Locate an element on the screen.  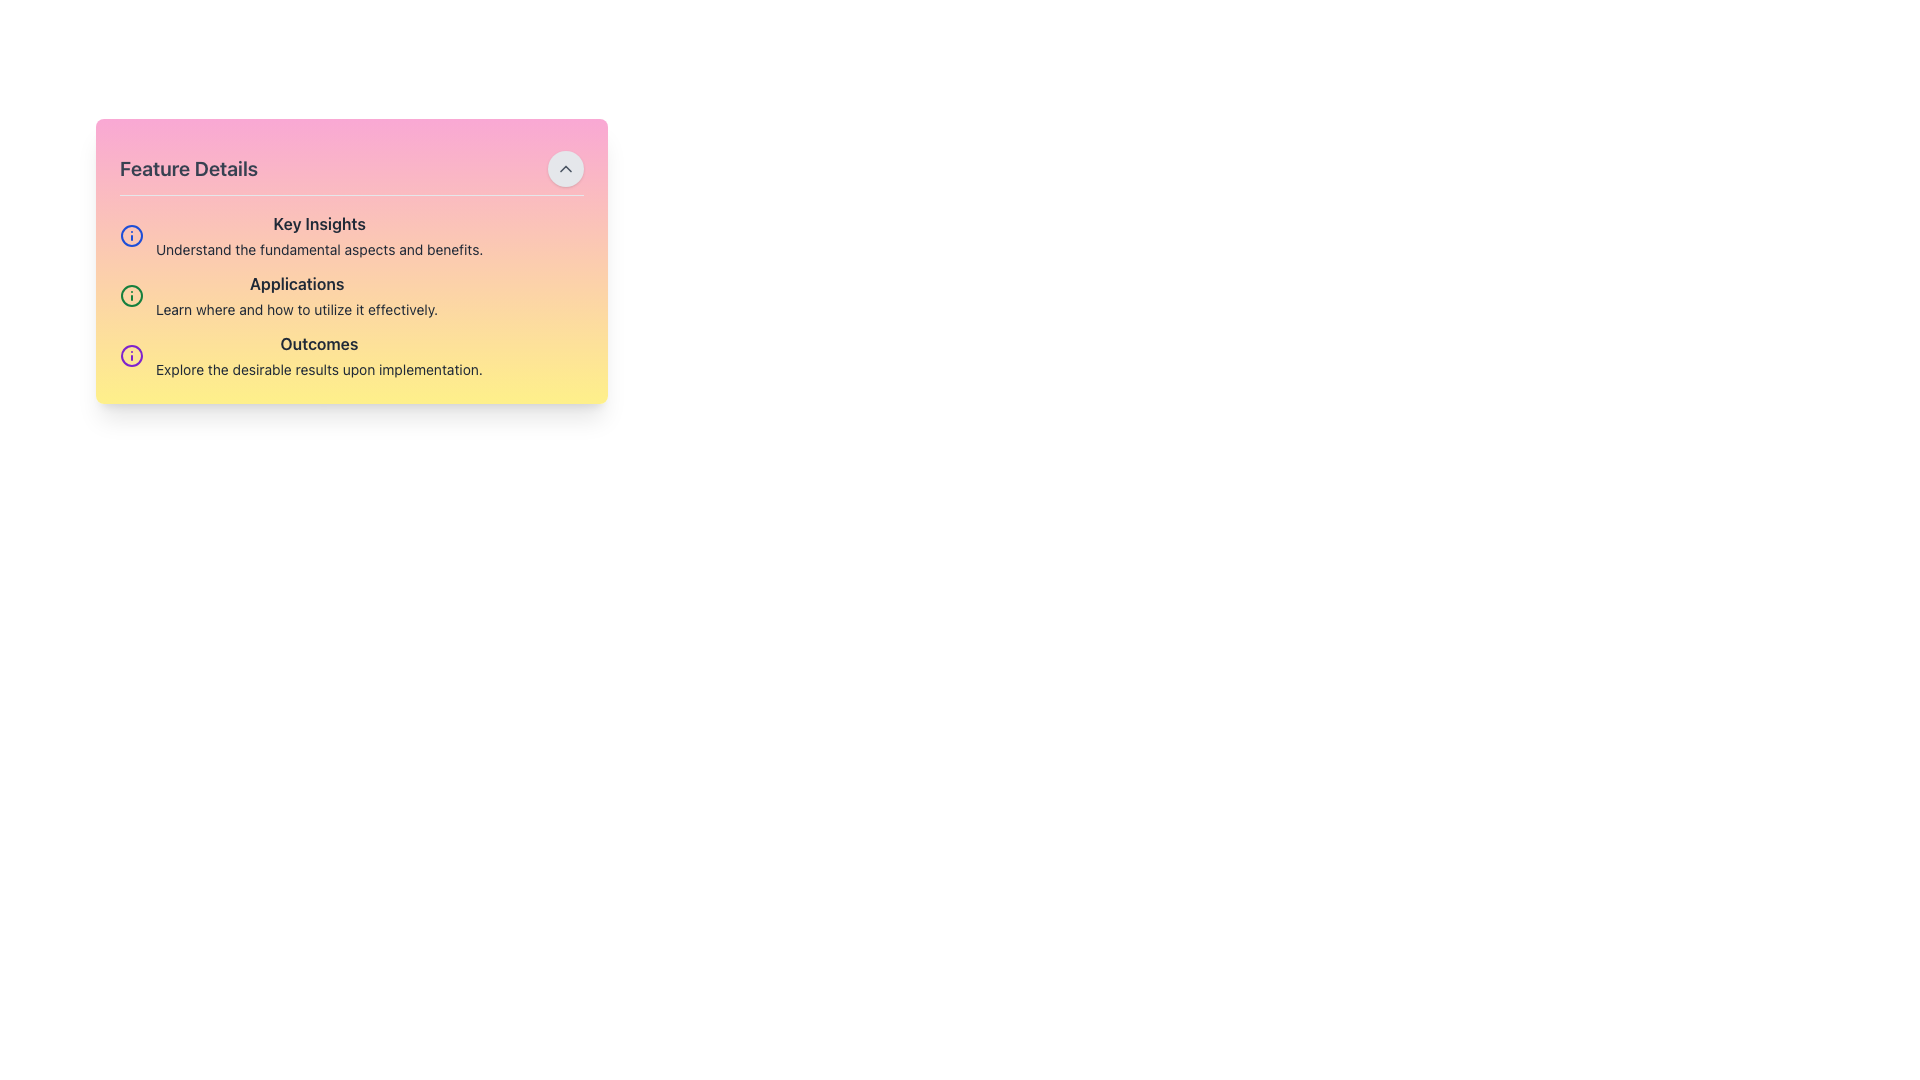
the circular button with a light gray background and upward-pointing chevron icon located at the top-right corner of the 'Feature Details' panel to change its background color is located at coordinates (565, 168).